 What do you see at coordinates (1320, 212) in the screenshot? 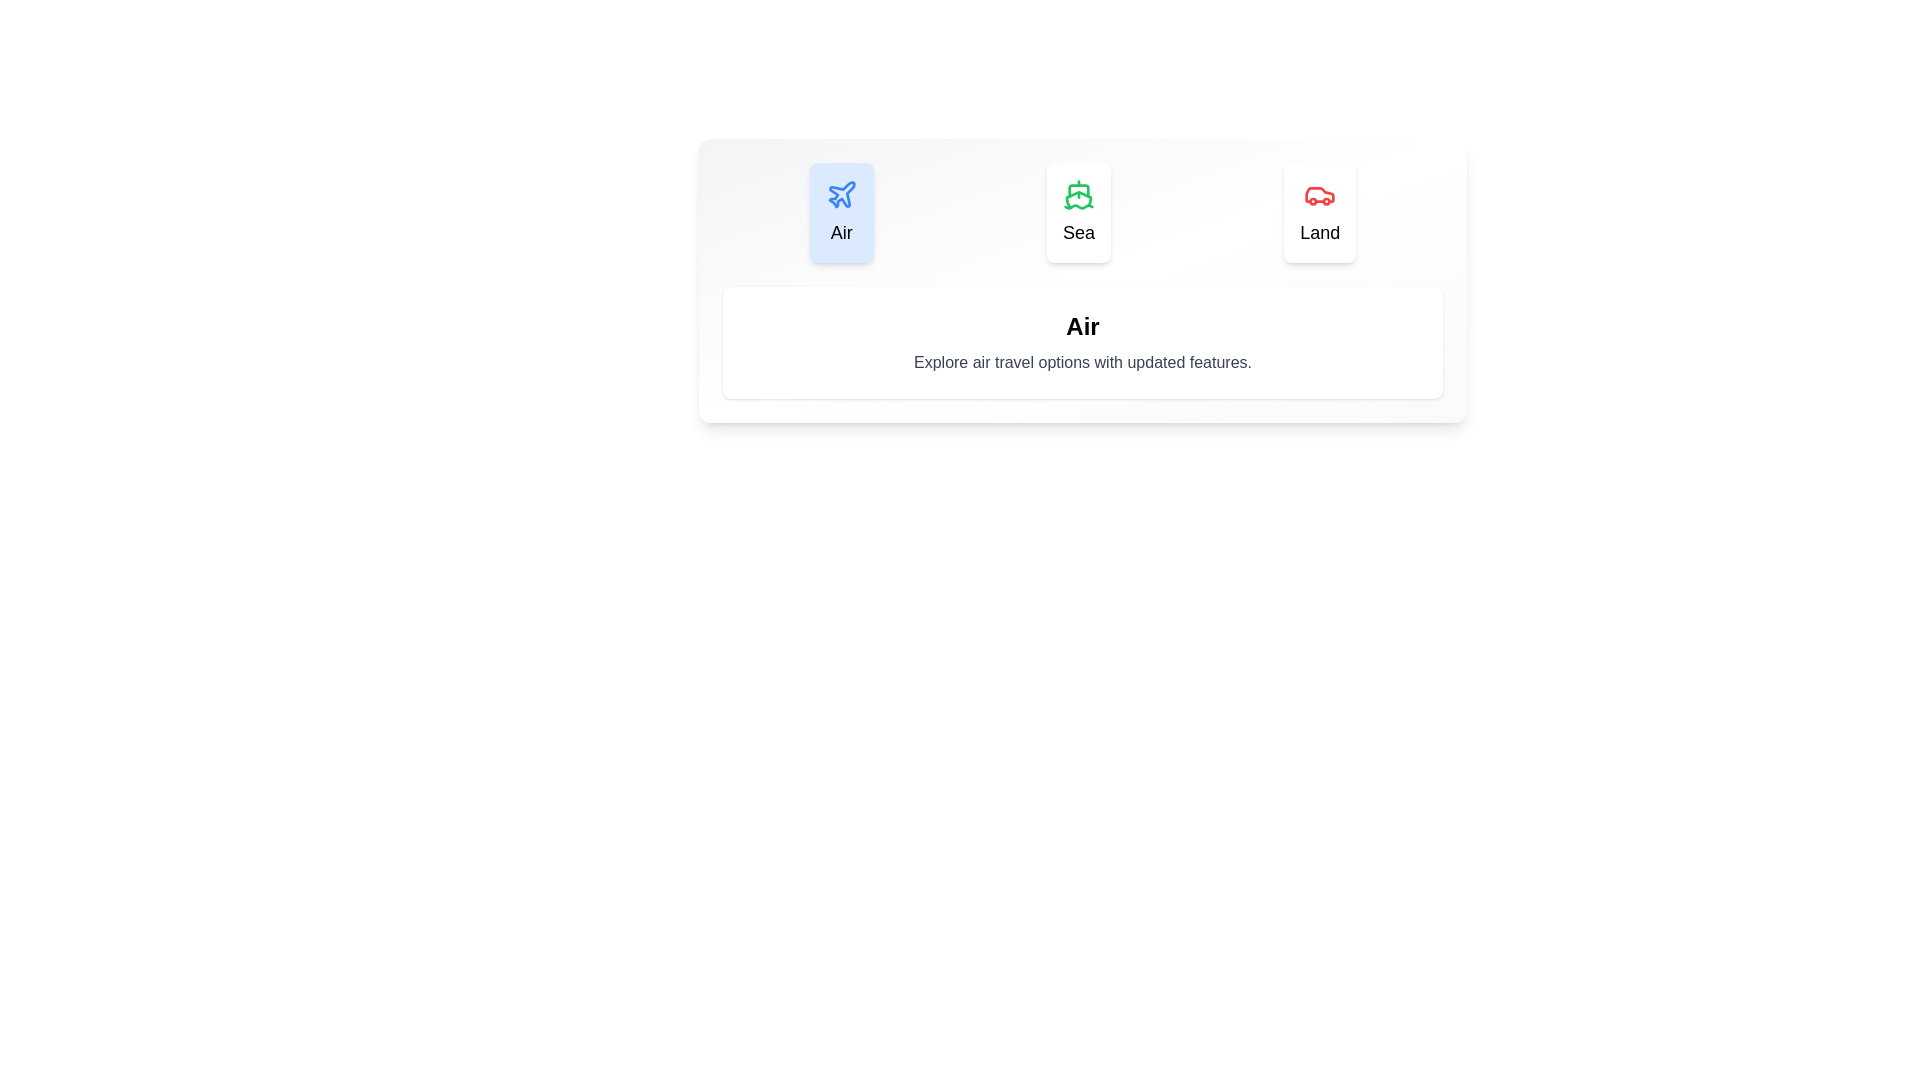
I see `the button corresponding to the selected mode of transportation: Land` at bounding box center [1320, 212].